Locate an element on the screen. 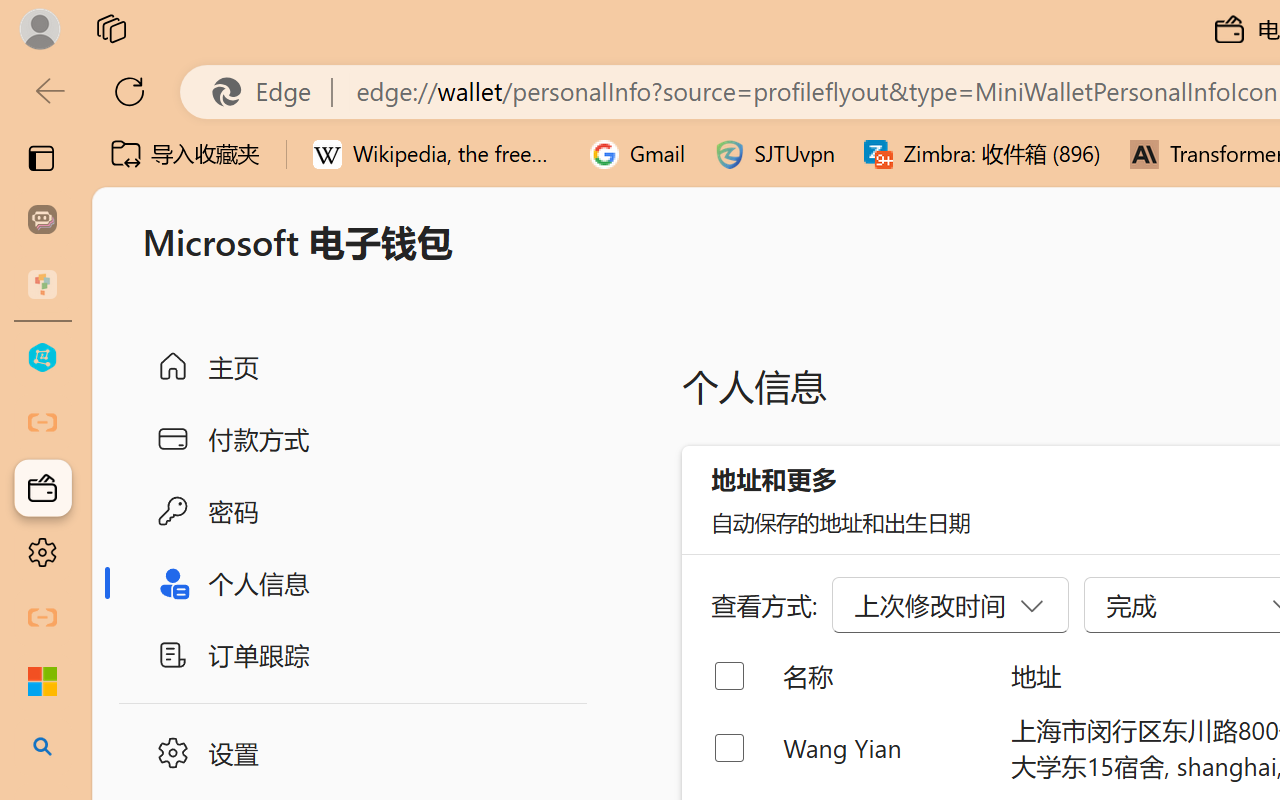 The width and height of the screenshot is (1280, 800). 'Wikipedia, the free encyclopedia' is located at coordinates (436, 154).